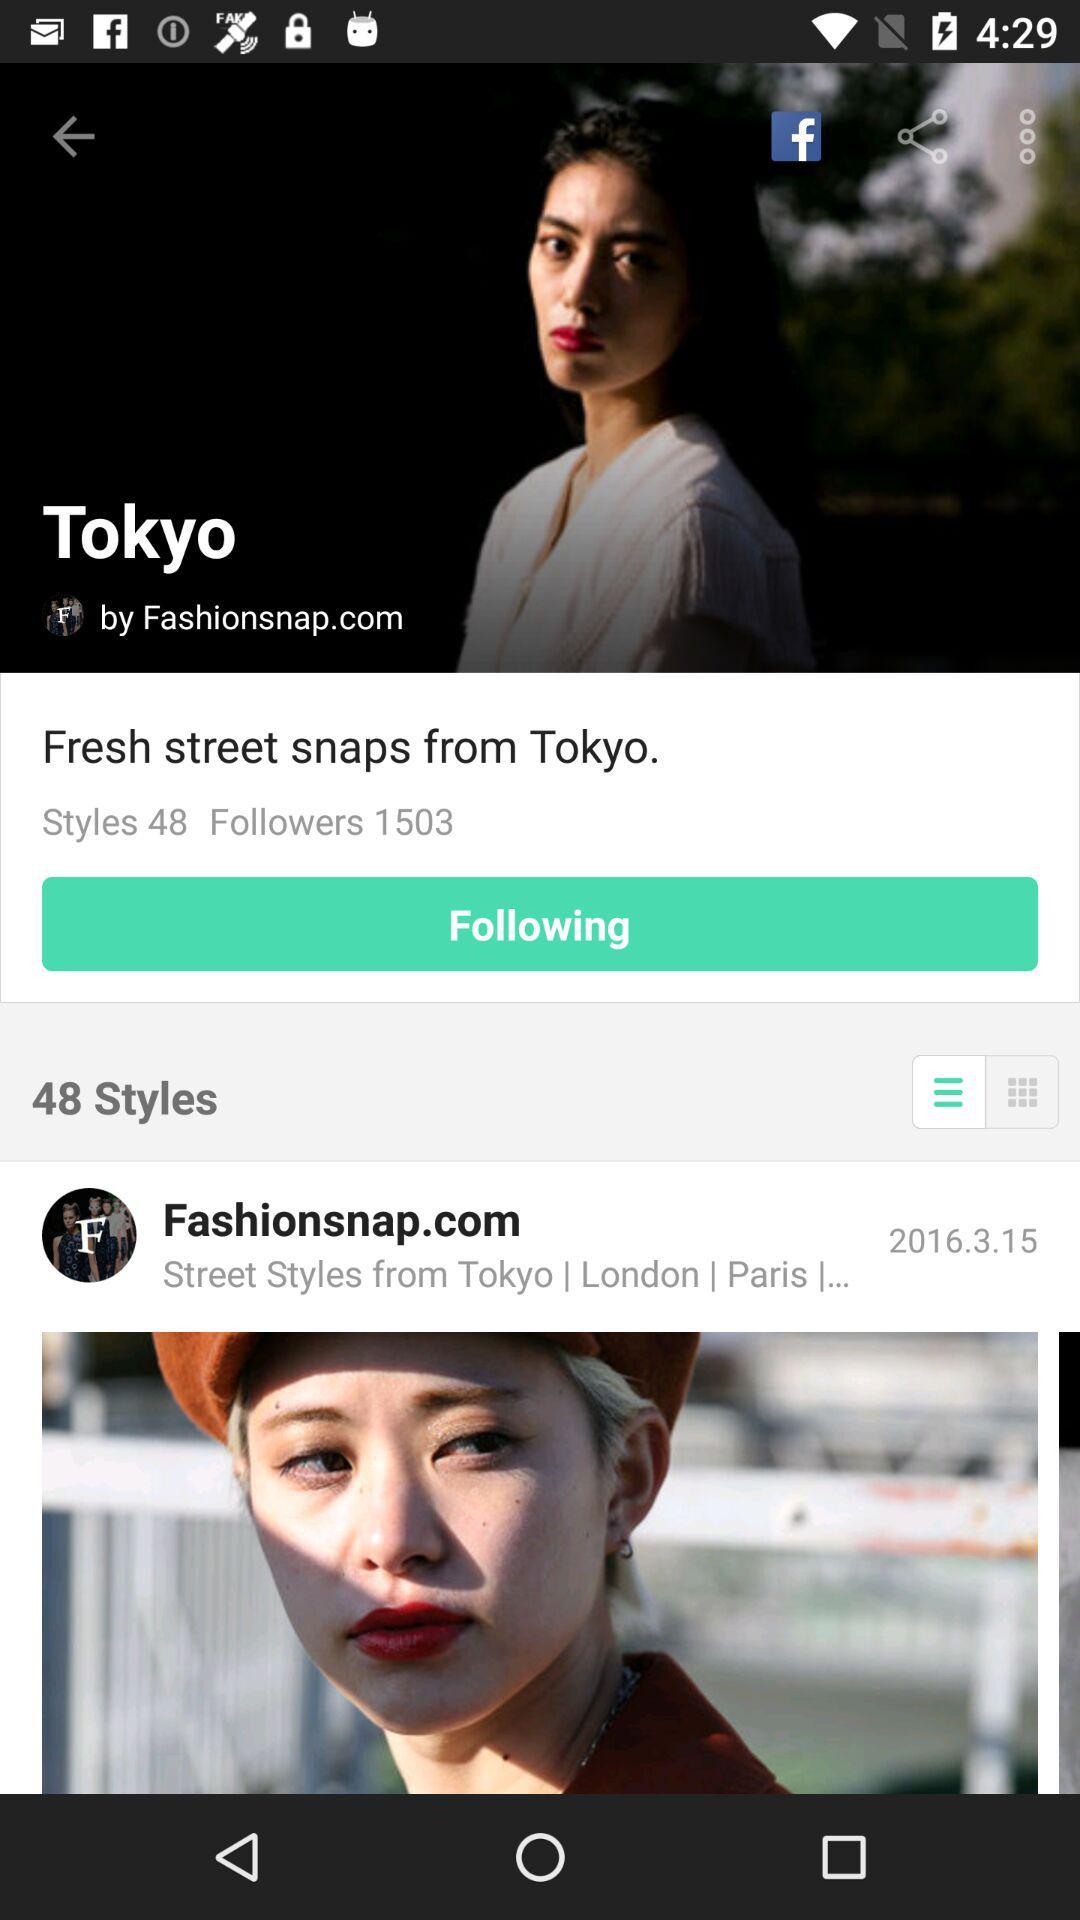  I want to click on information, so click(947, 1090).